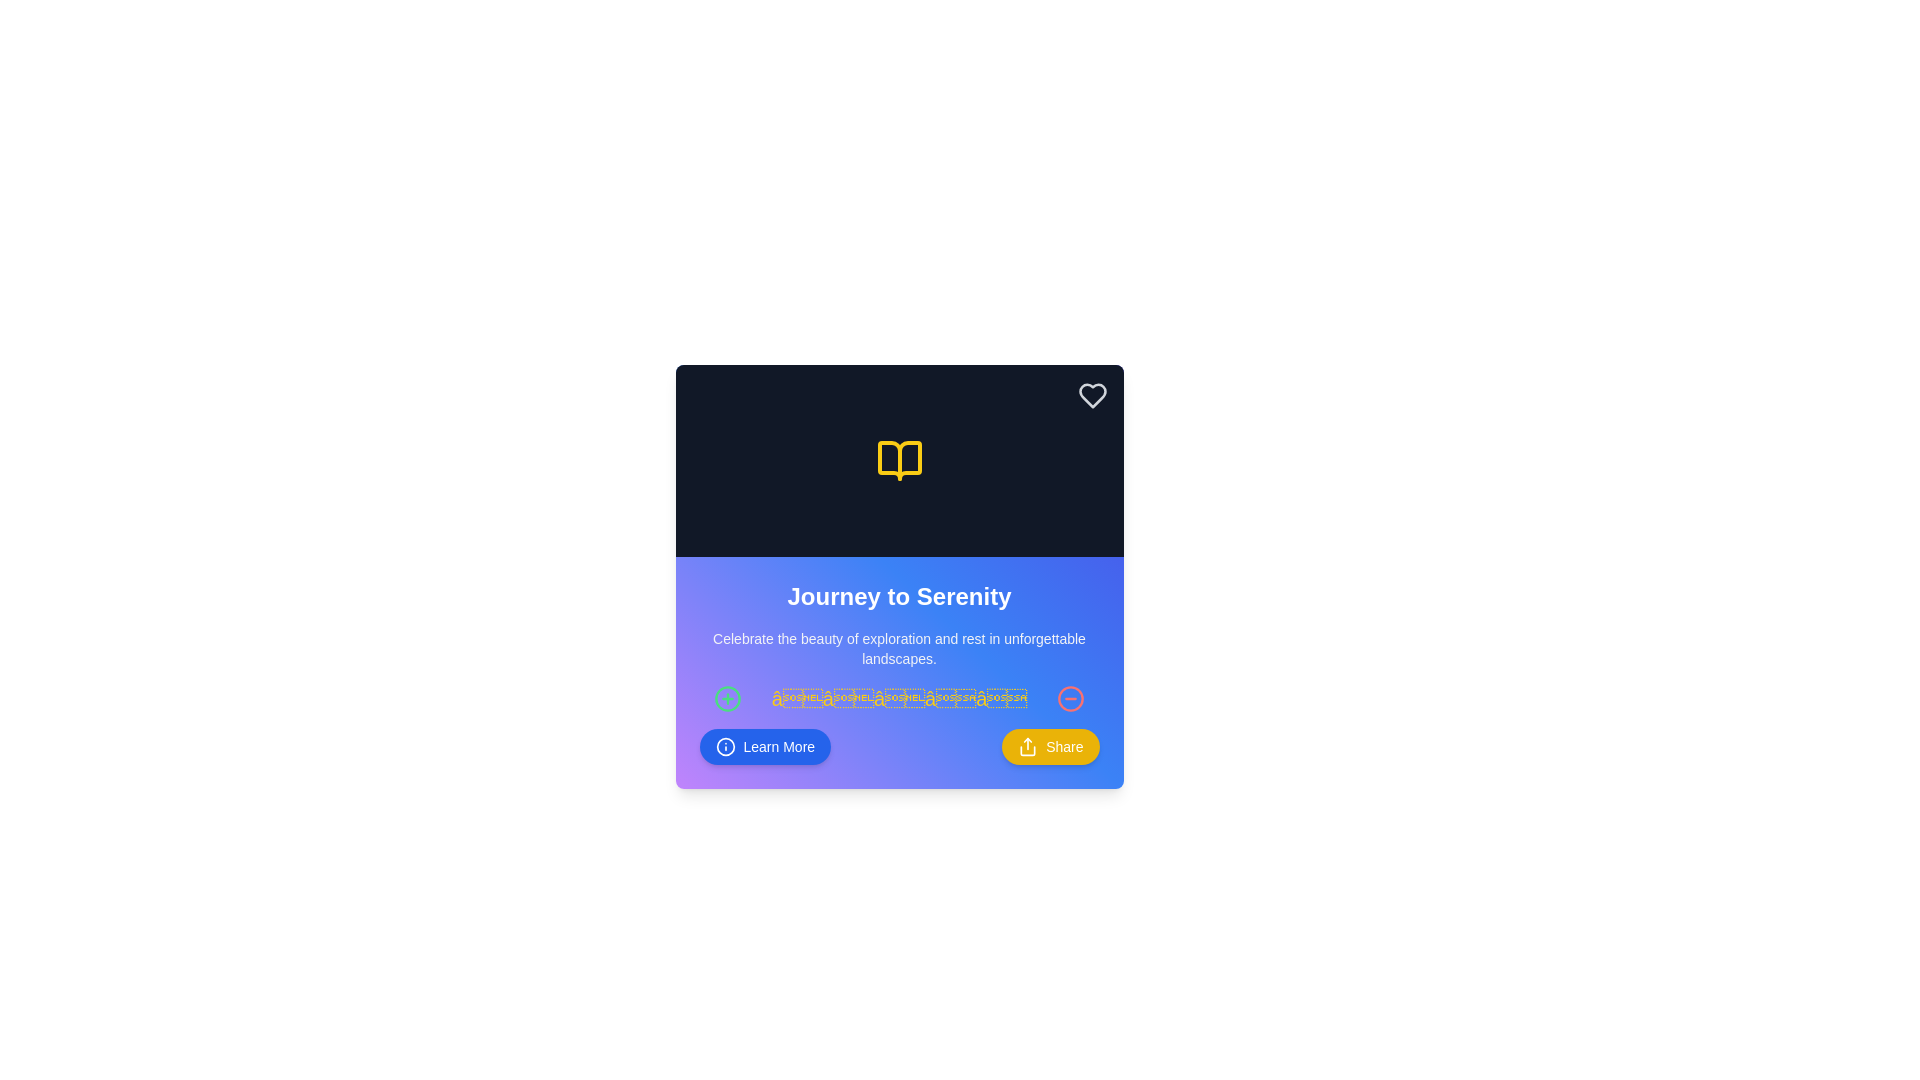 This screenshot has width=1920, height=1080. What do you see at coordinates (898, 697) in the screenshot?
I see `the individual stars of the Rating bar, which visually represents a 3-out-of-5 star rating, located below the description text and above the buttons 'Learn More' and 'Share'` at bounding box center [898, 697].